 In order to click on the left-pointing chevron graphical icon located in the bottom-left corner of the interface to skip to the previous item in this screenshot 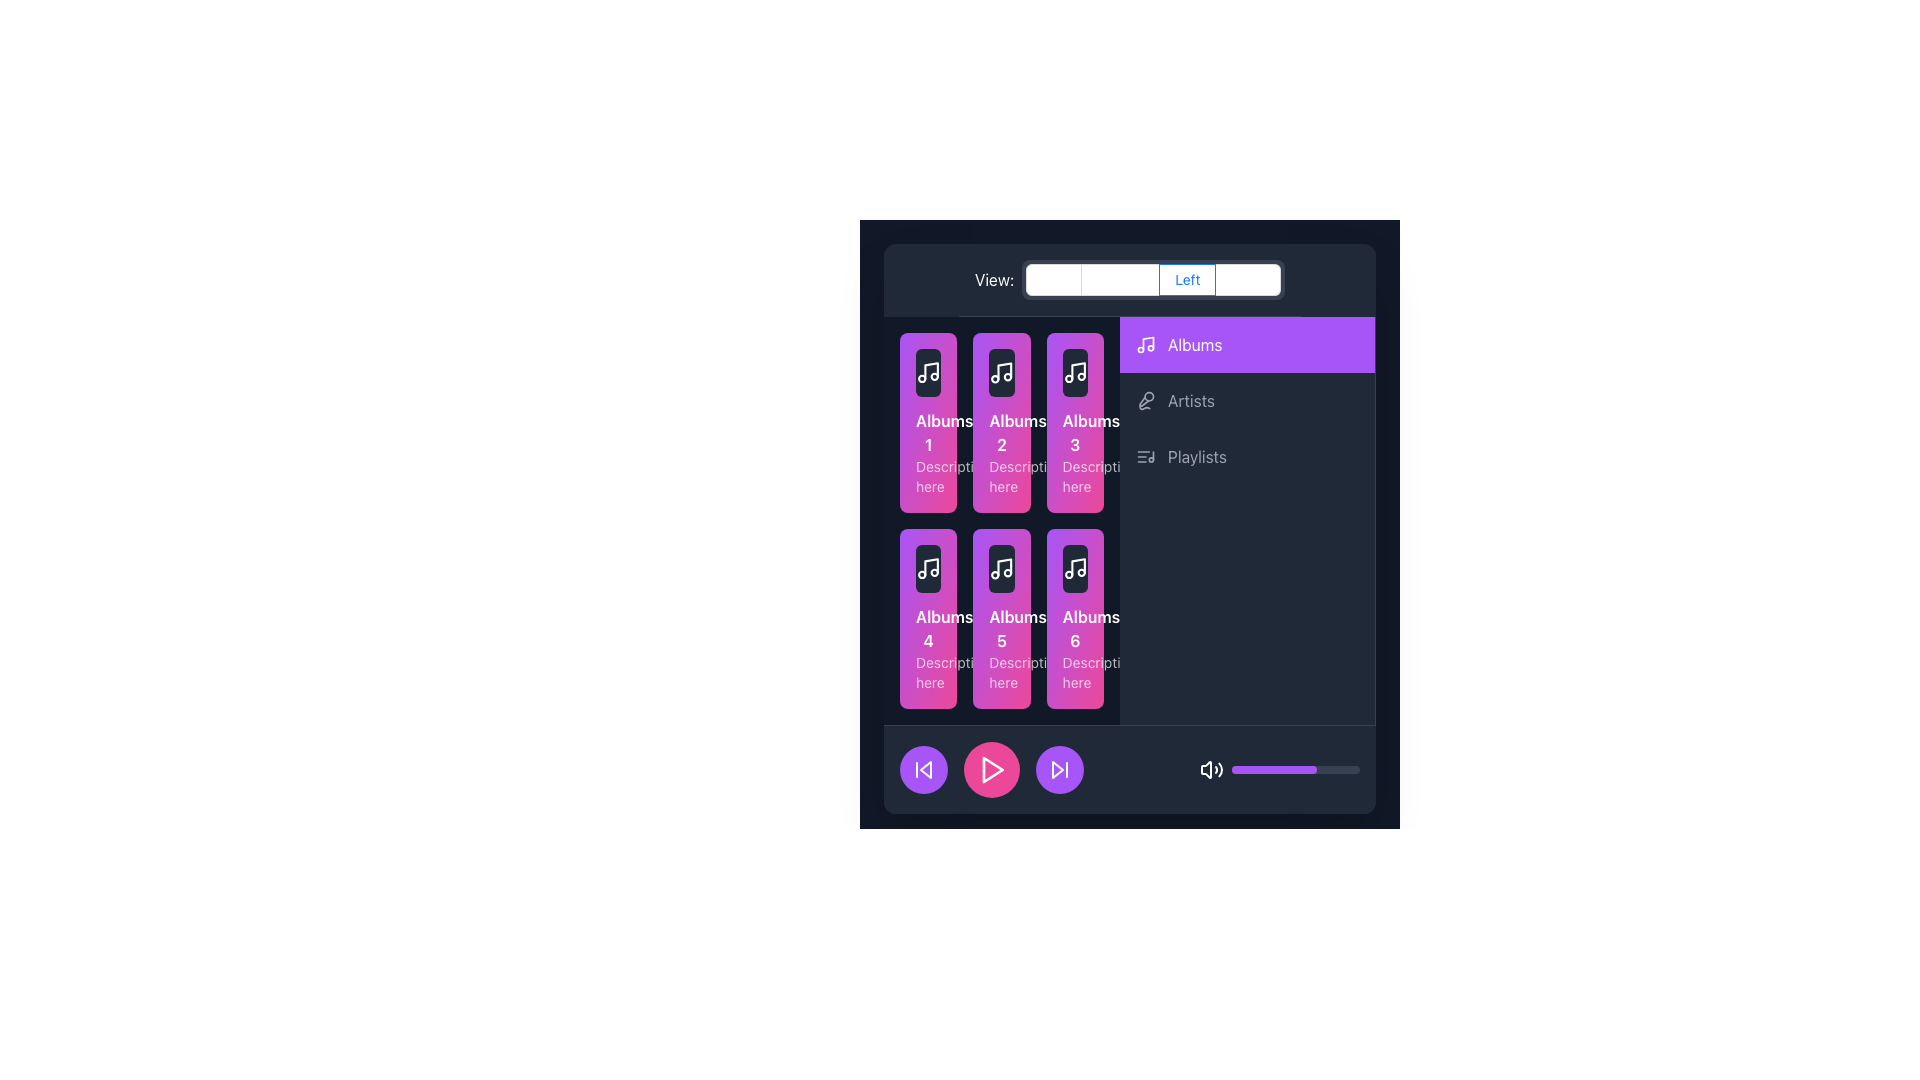, I will do `click(925, 769)`.